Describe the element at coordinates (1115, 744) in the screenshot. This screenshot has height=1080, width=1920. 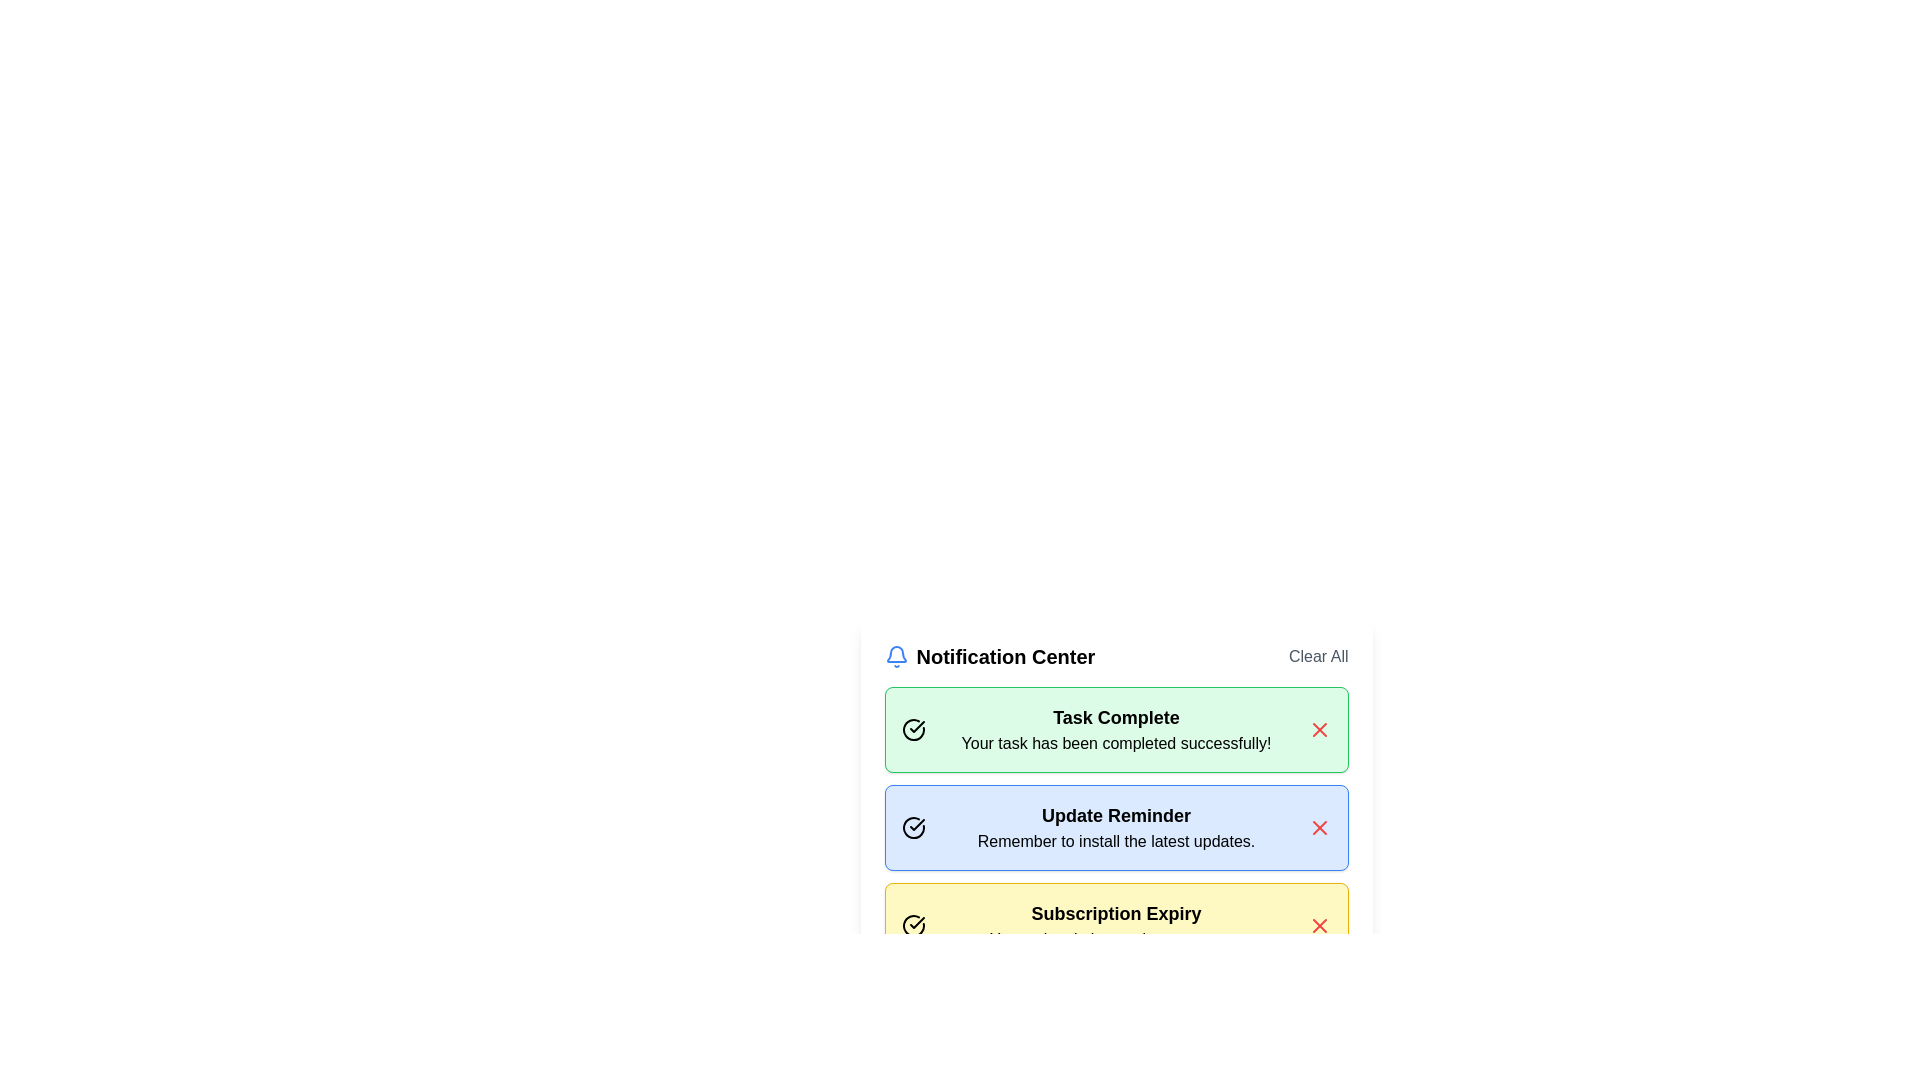
I see `the static text element that reads 'Your task has been completed successfully!' within the 'Task Complete' notification box` at that location.